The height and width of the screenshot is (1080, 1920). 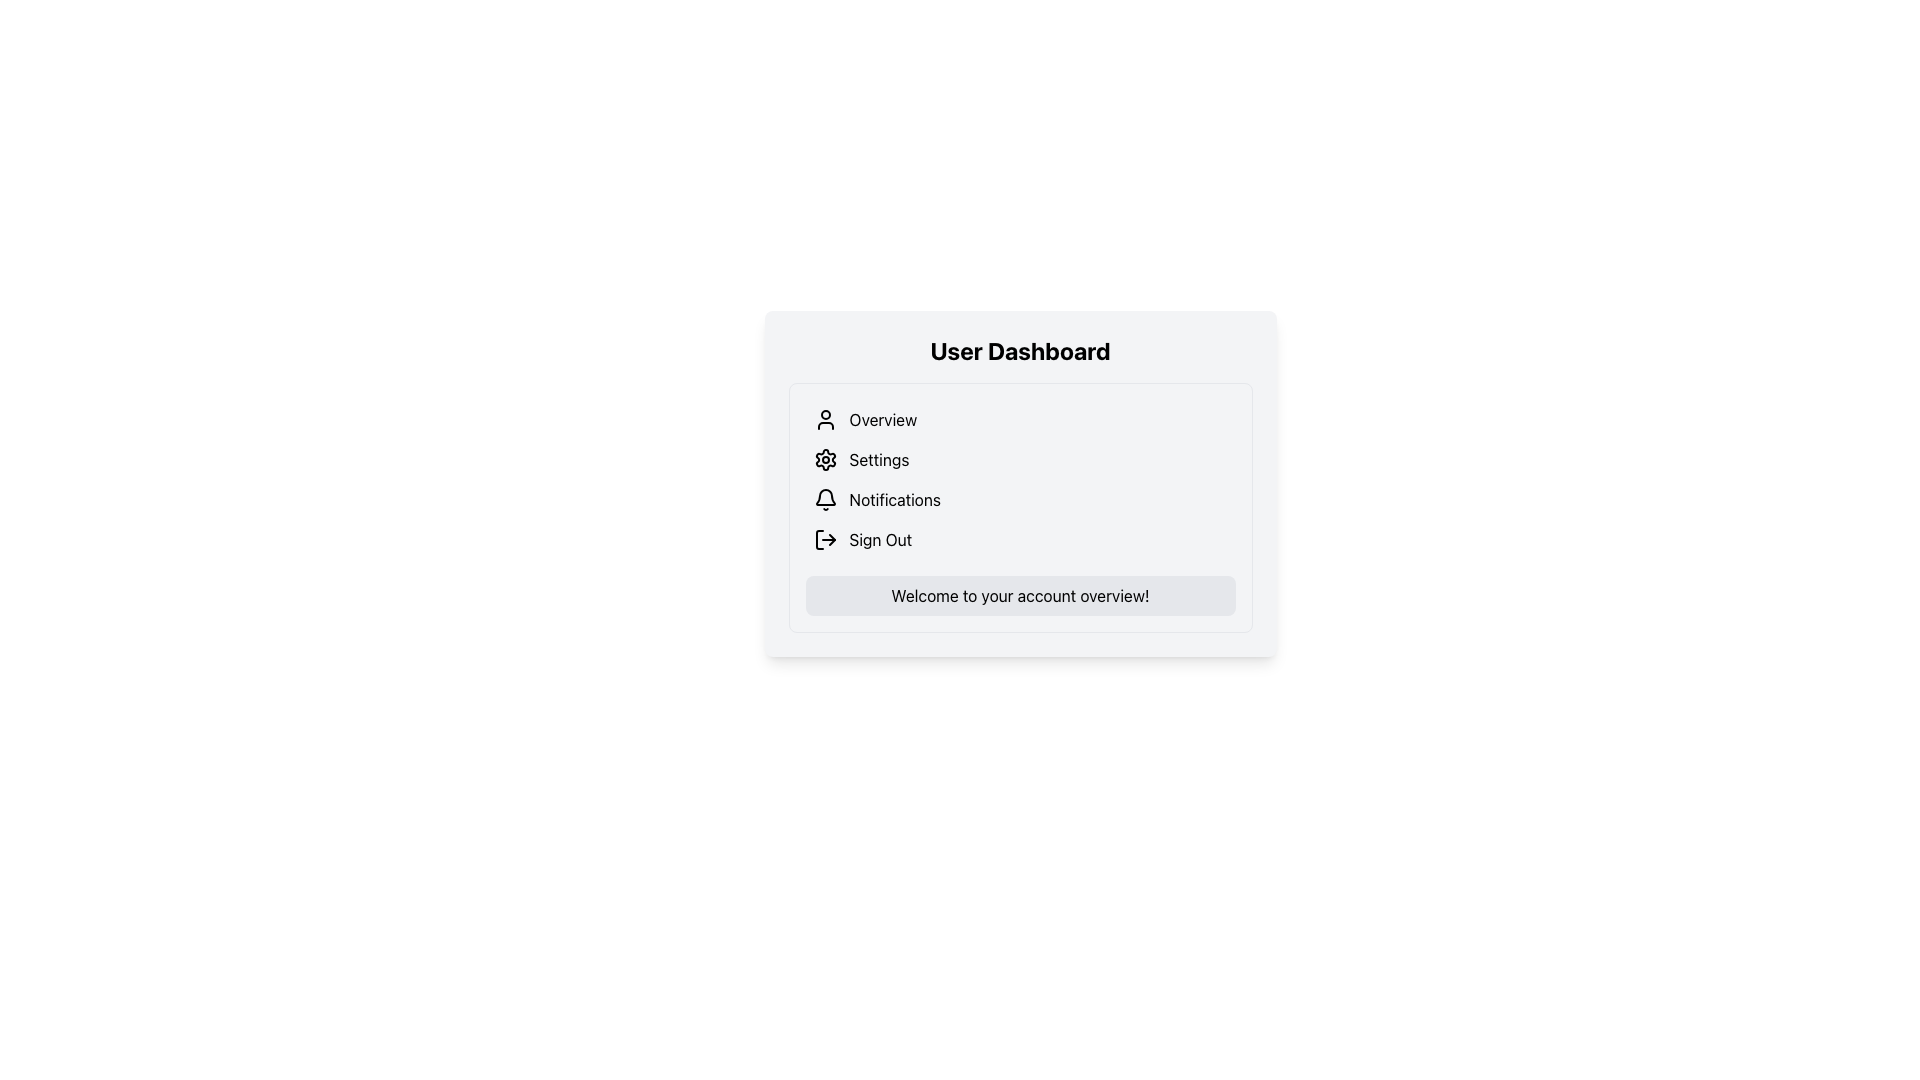 What do you see at coordinates (1020, 595) in the screenshot?
I see `static text that welcomes the user and introduces the account overview section, located at the bottom of the 'User Dashboard' panel` at bounding box center [1020, 595].